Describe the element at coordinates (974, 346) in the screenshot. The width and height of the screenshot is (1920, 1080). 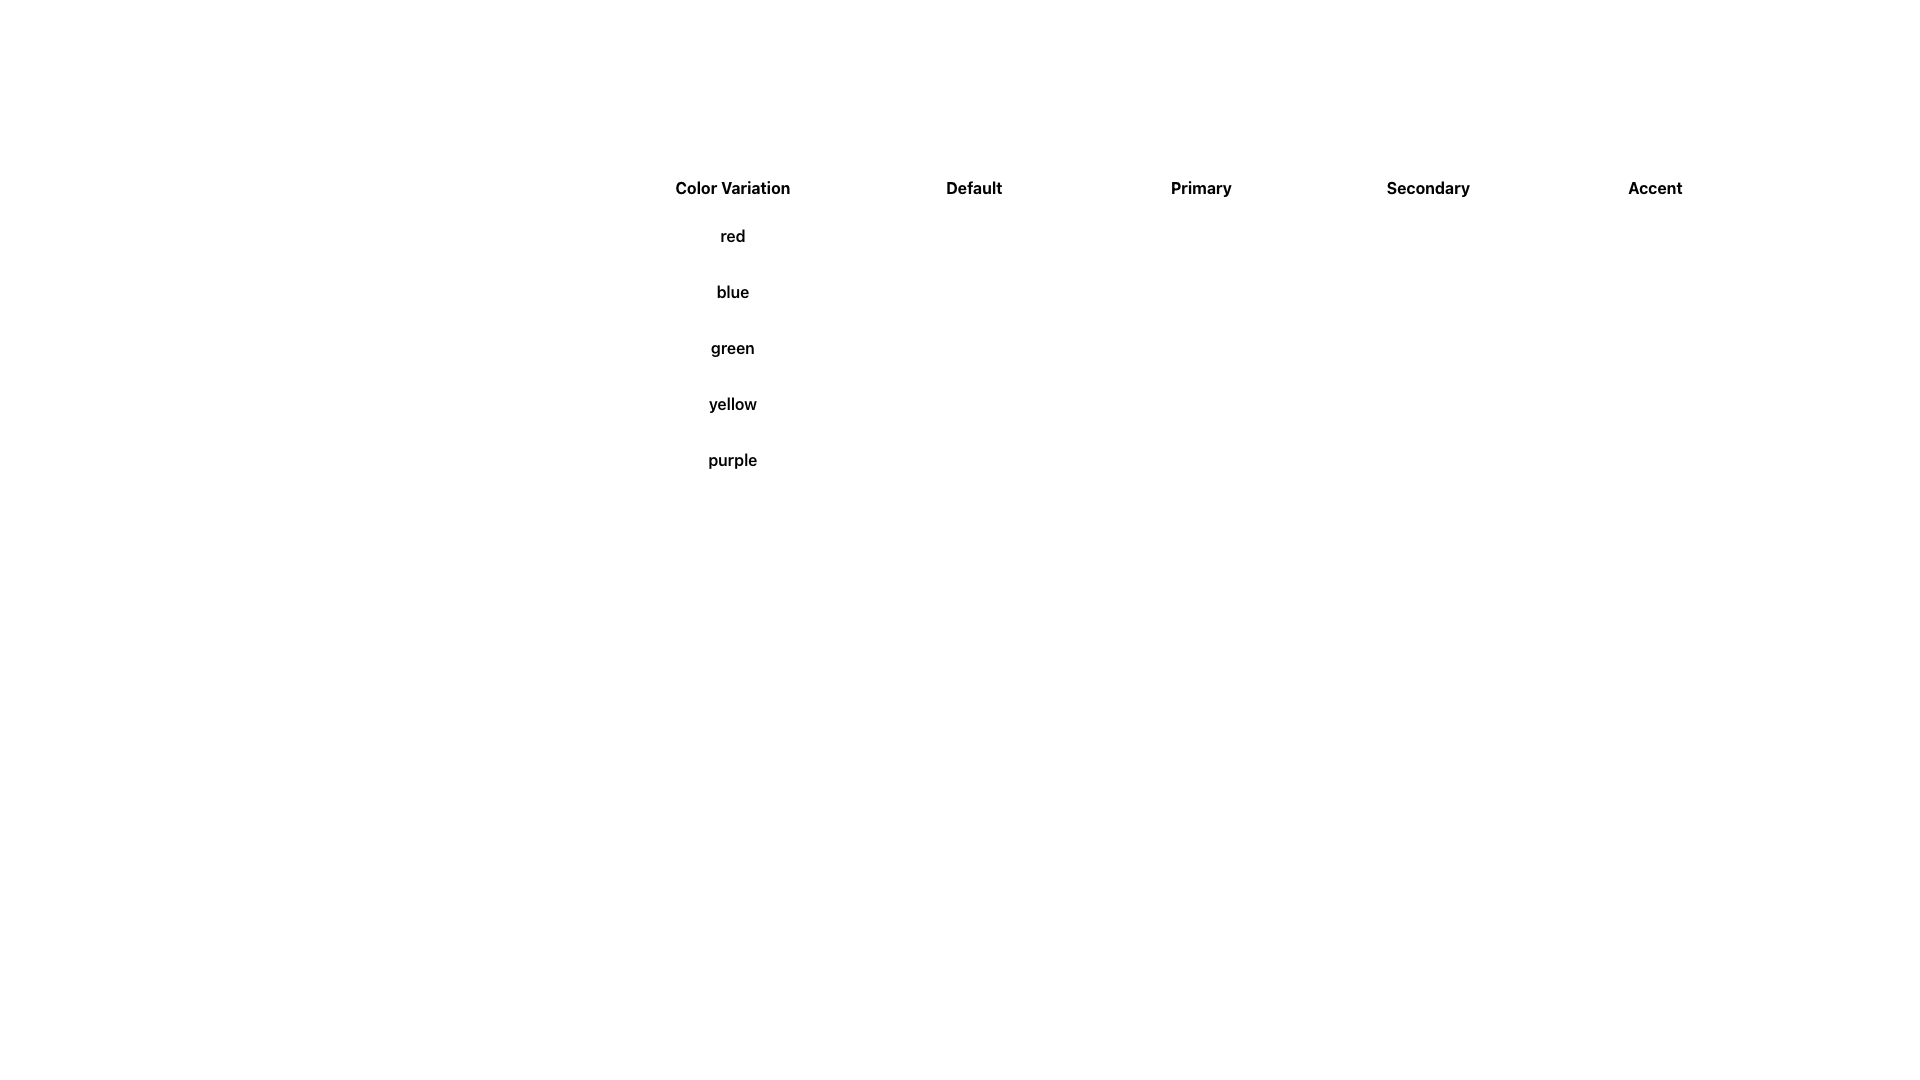
I see `text content of the label located in the third row of the first column, which is positioned under the elements labeled 'red' and 'blue'` at that location.